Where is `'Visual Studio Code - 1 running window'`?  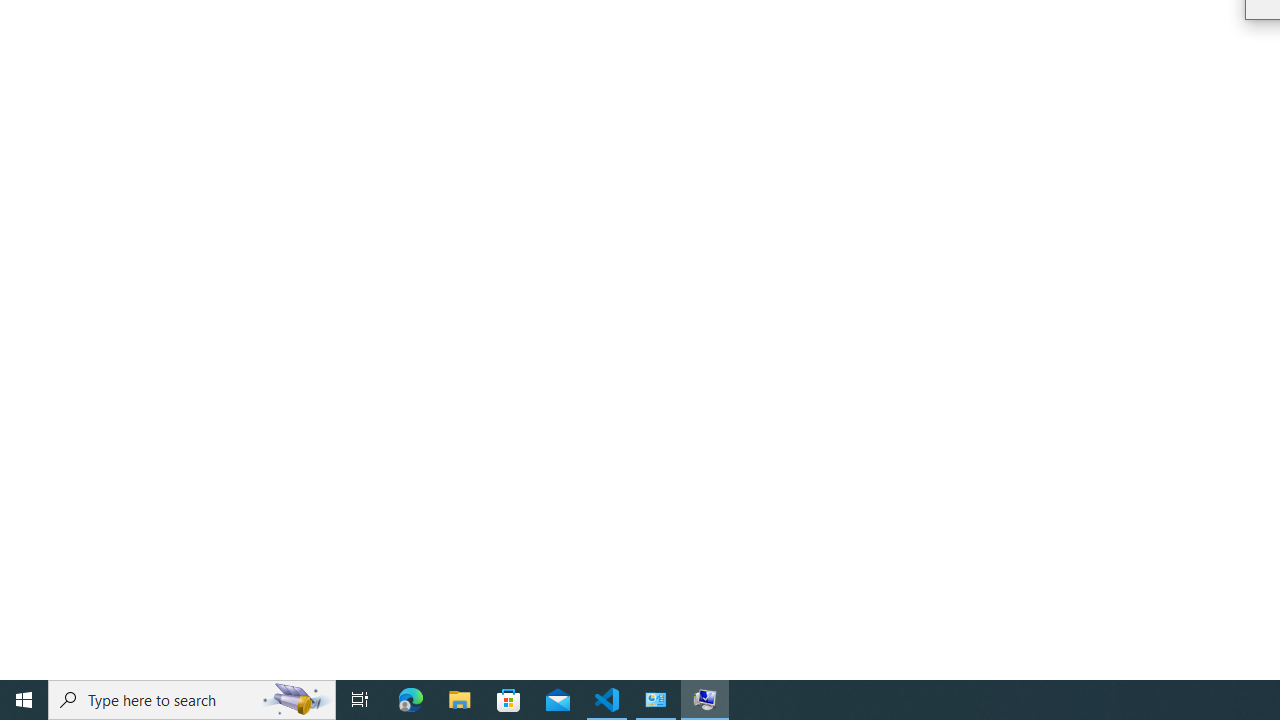 'Visual Studio Code - 1 running window' is located at coordinates (606, 698).